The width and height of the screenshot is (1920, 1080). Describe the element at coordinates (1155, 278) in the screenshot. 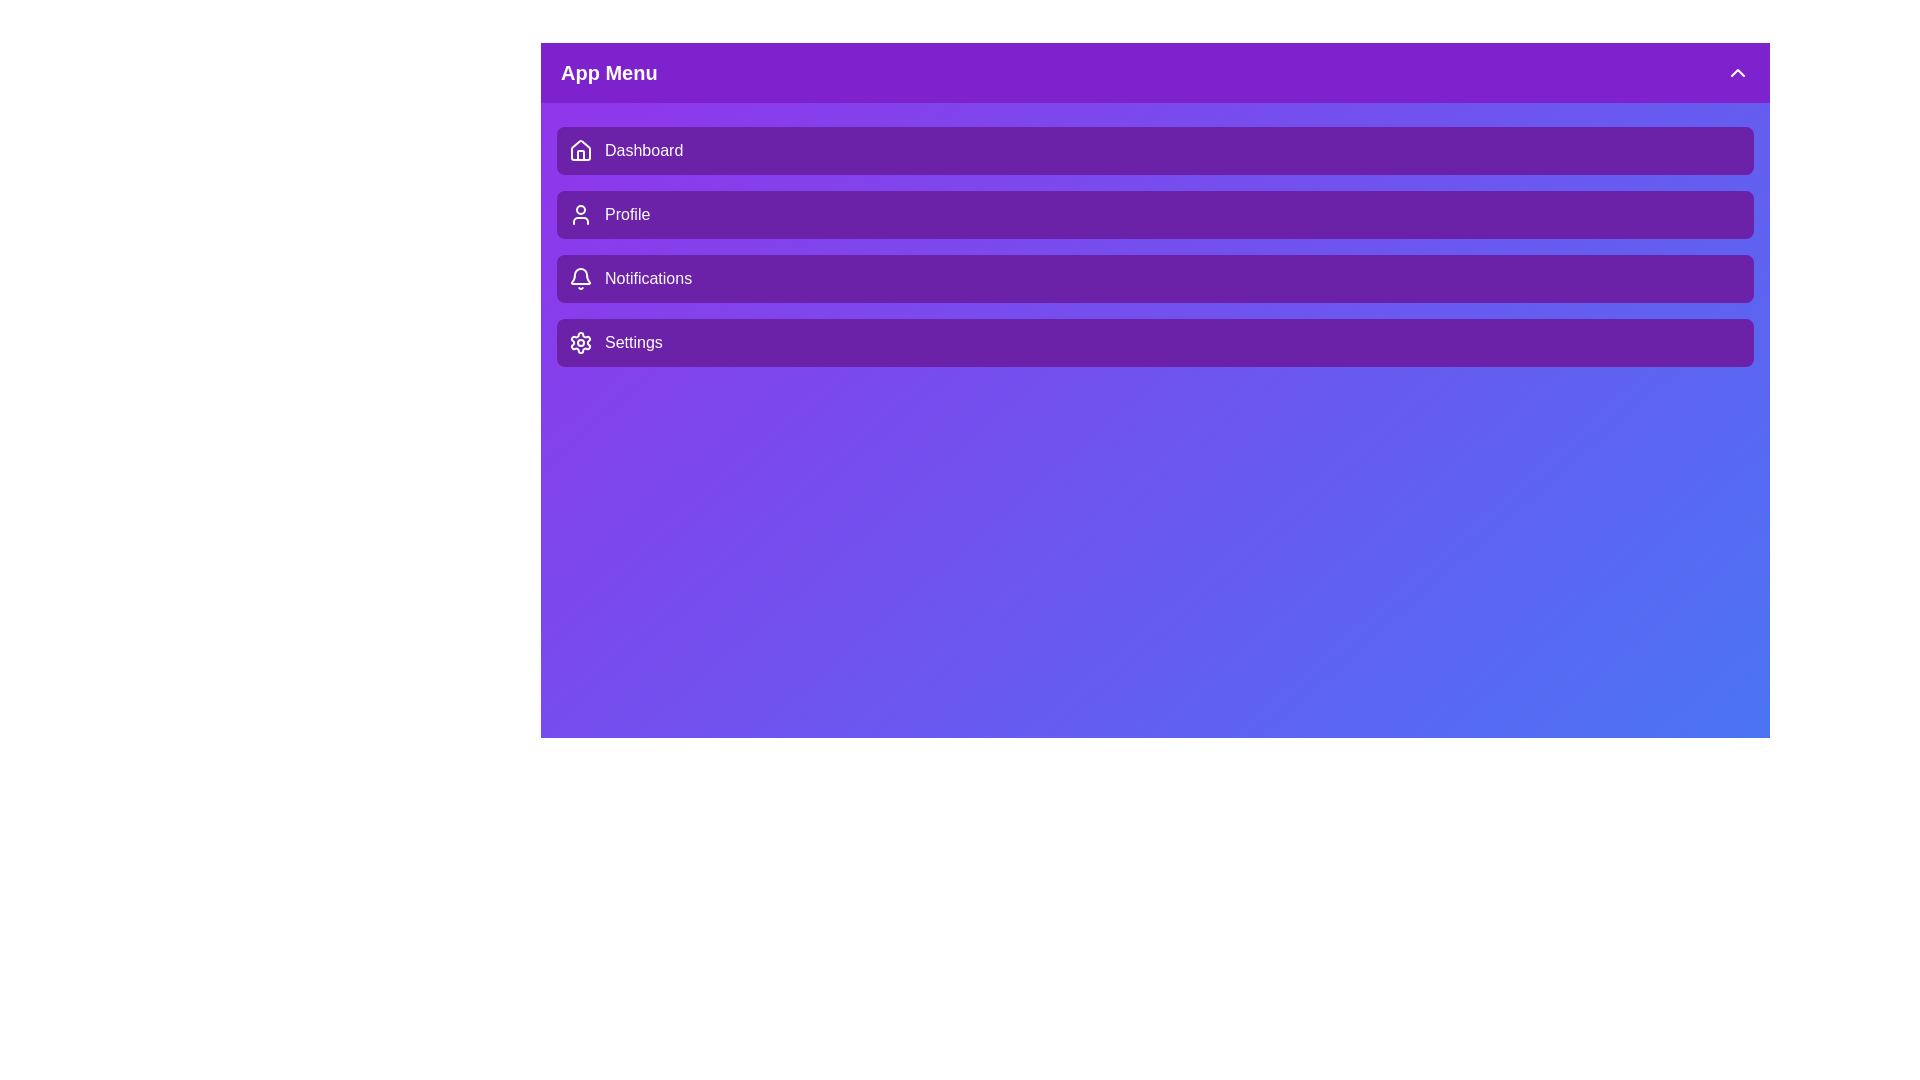

I see `the menu item Notifications to observe hover effects` at that location.